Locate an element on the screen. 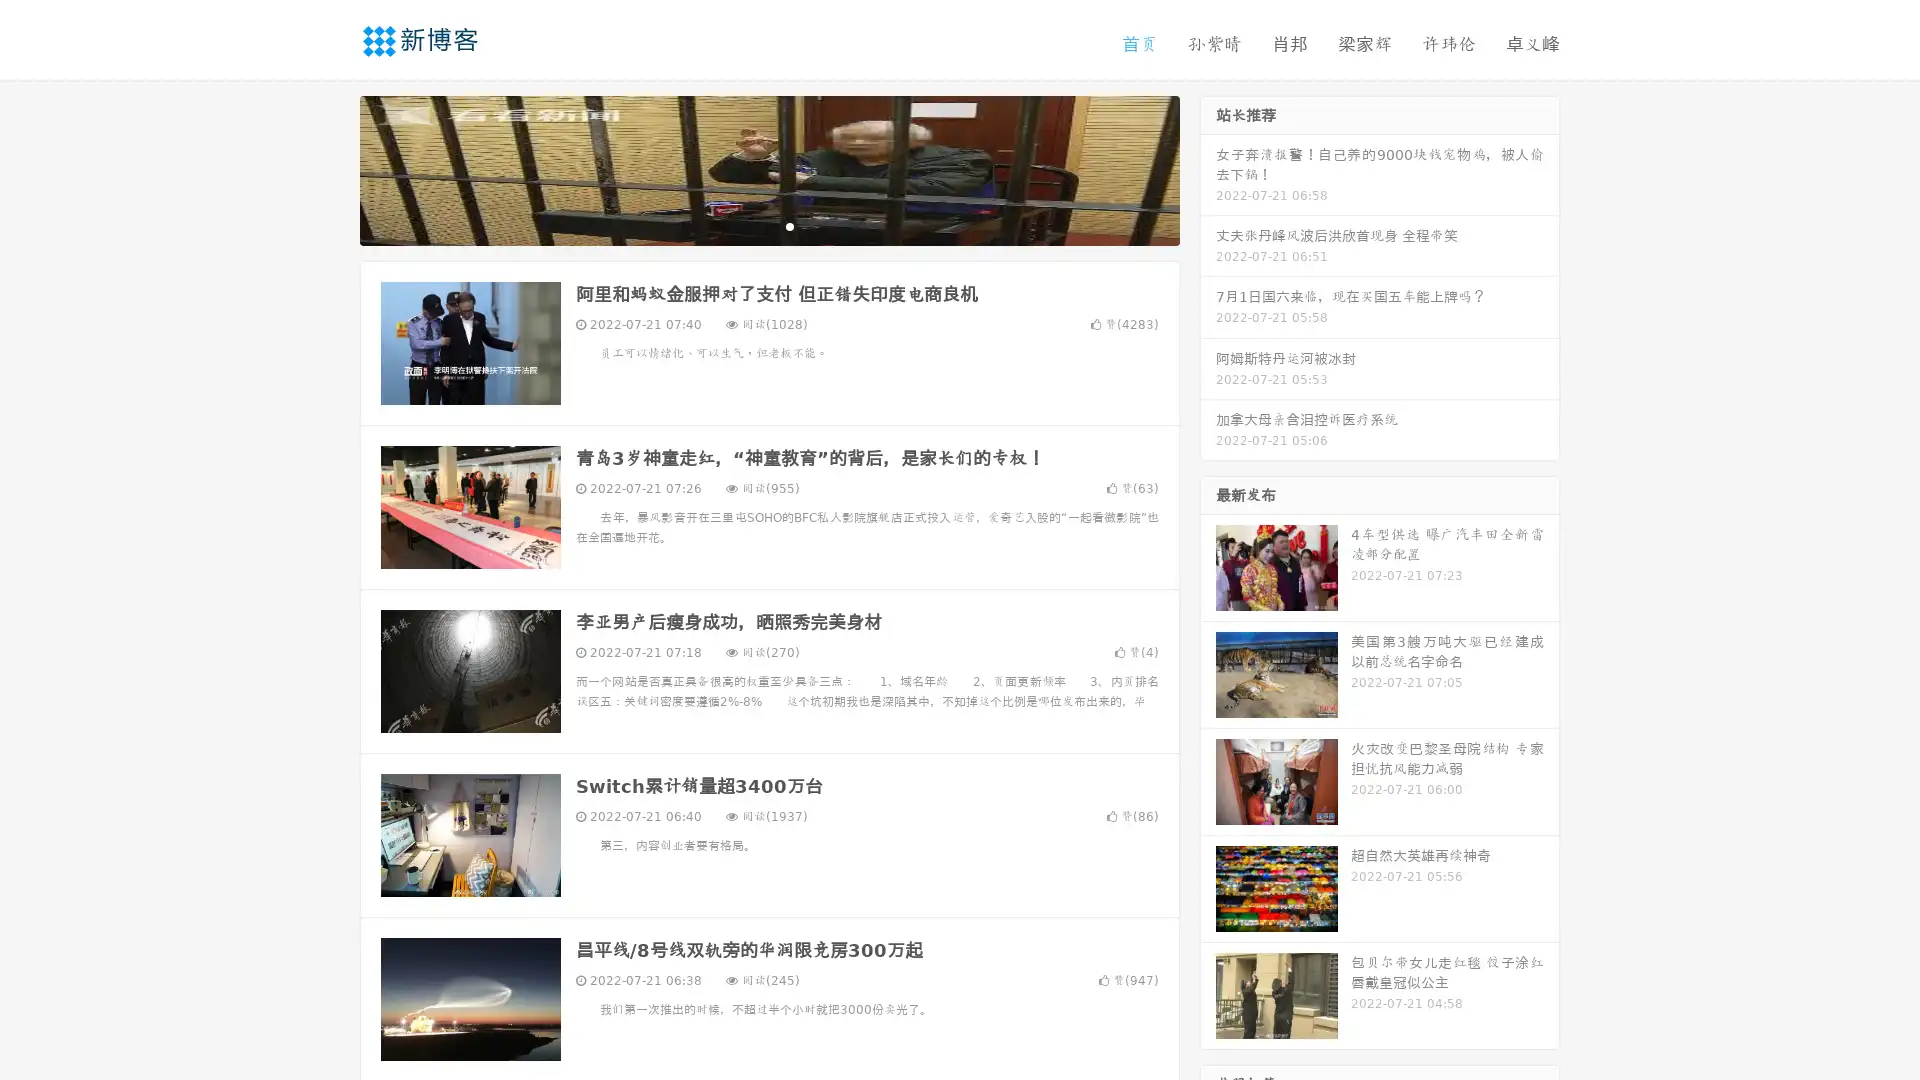  Go to slide 2 is located at coordinates (768, 225).